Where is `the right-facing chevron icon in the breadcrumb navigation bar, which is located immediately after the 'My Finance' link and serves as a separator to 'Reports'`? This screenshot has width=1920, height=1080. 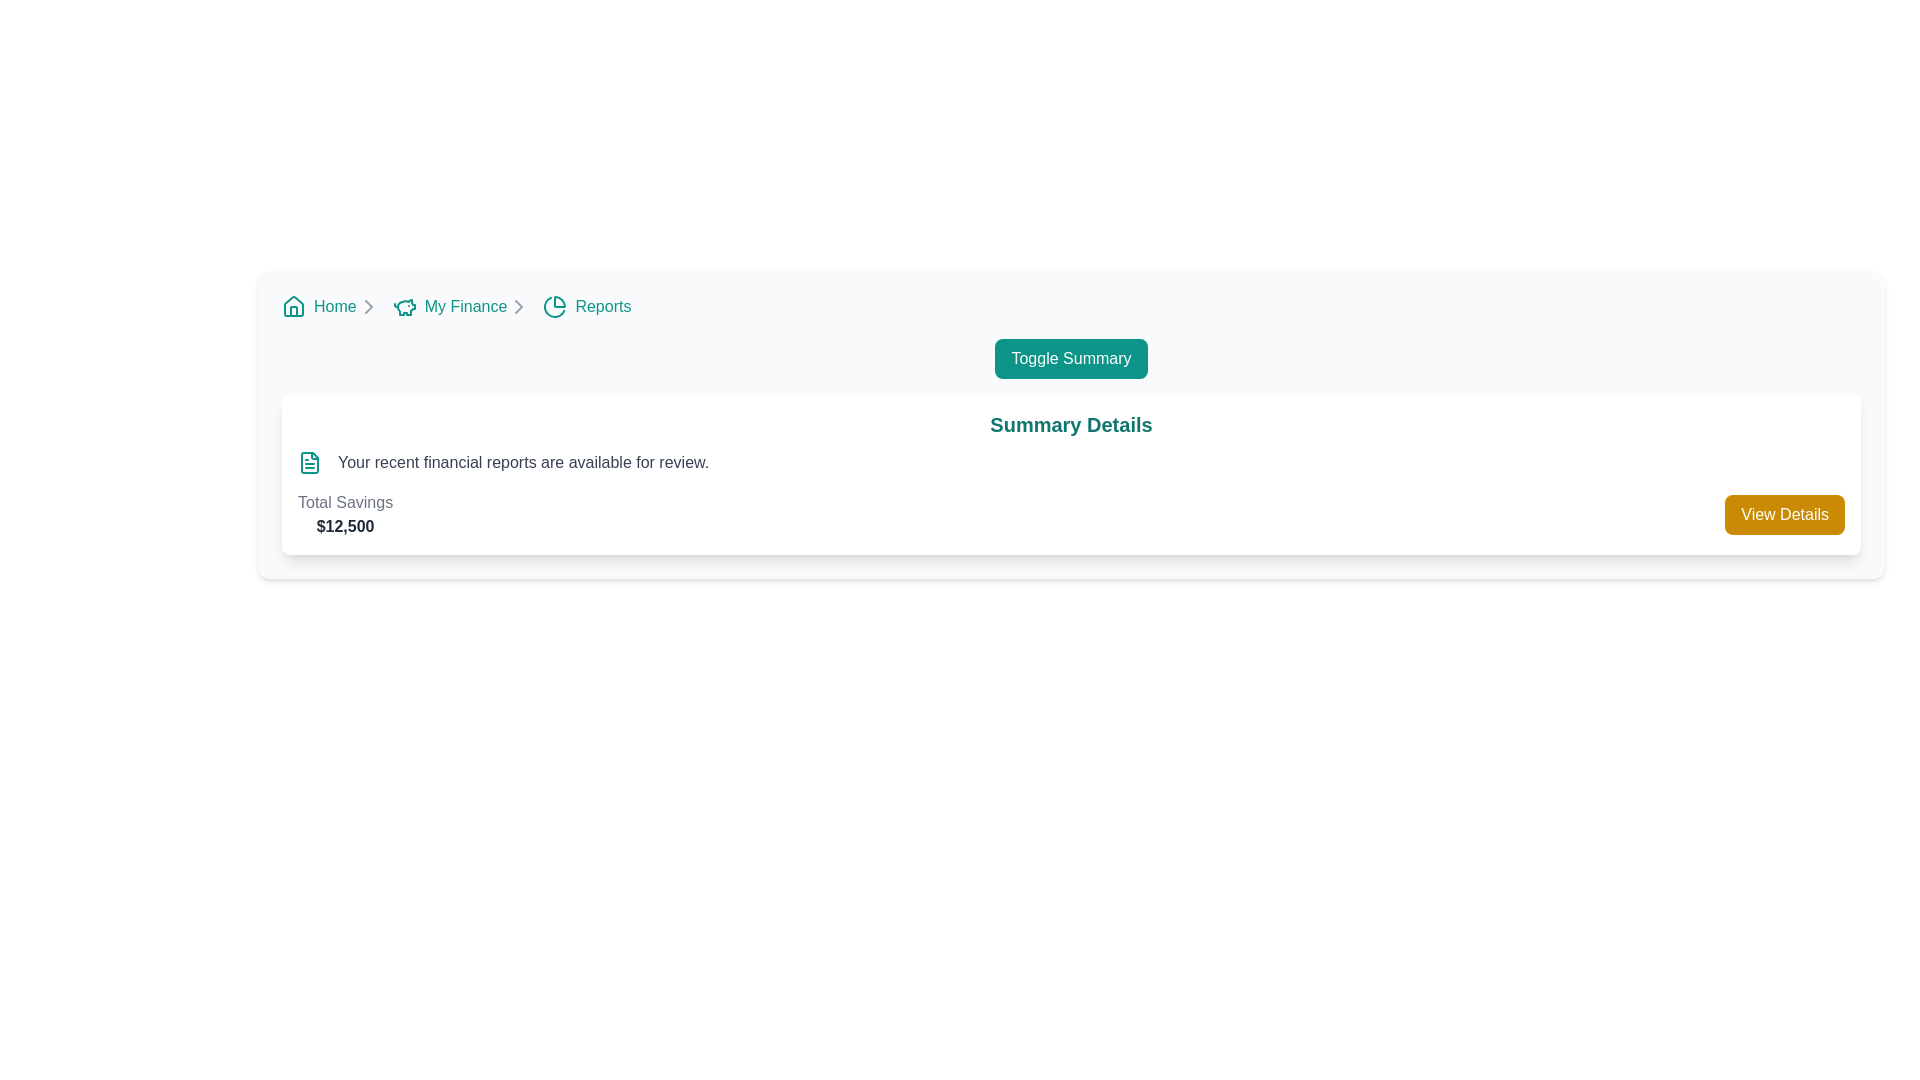
the right-facing chevron icon in the breadcrumb navigation bar, which is located immediately after the 'My Finance' link and serves as a separator to 'Reports' is located at coordinates (519, 307).